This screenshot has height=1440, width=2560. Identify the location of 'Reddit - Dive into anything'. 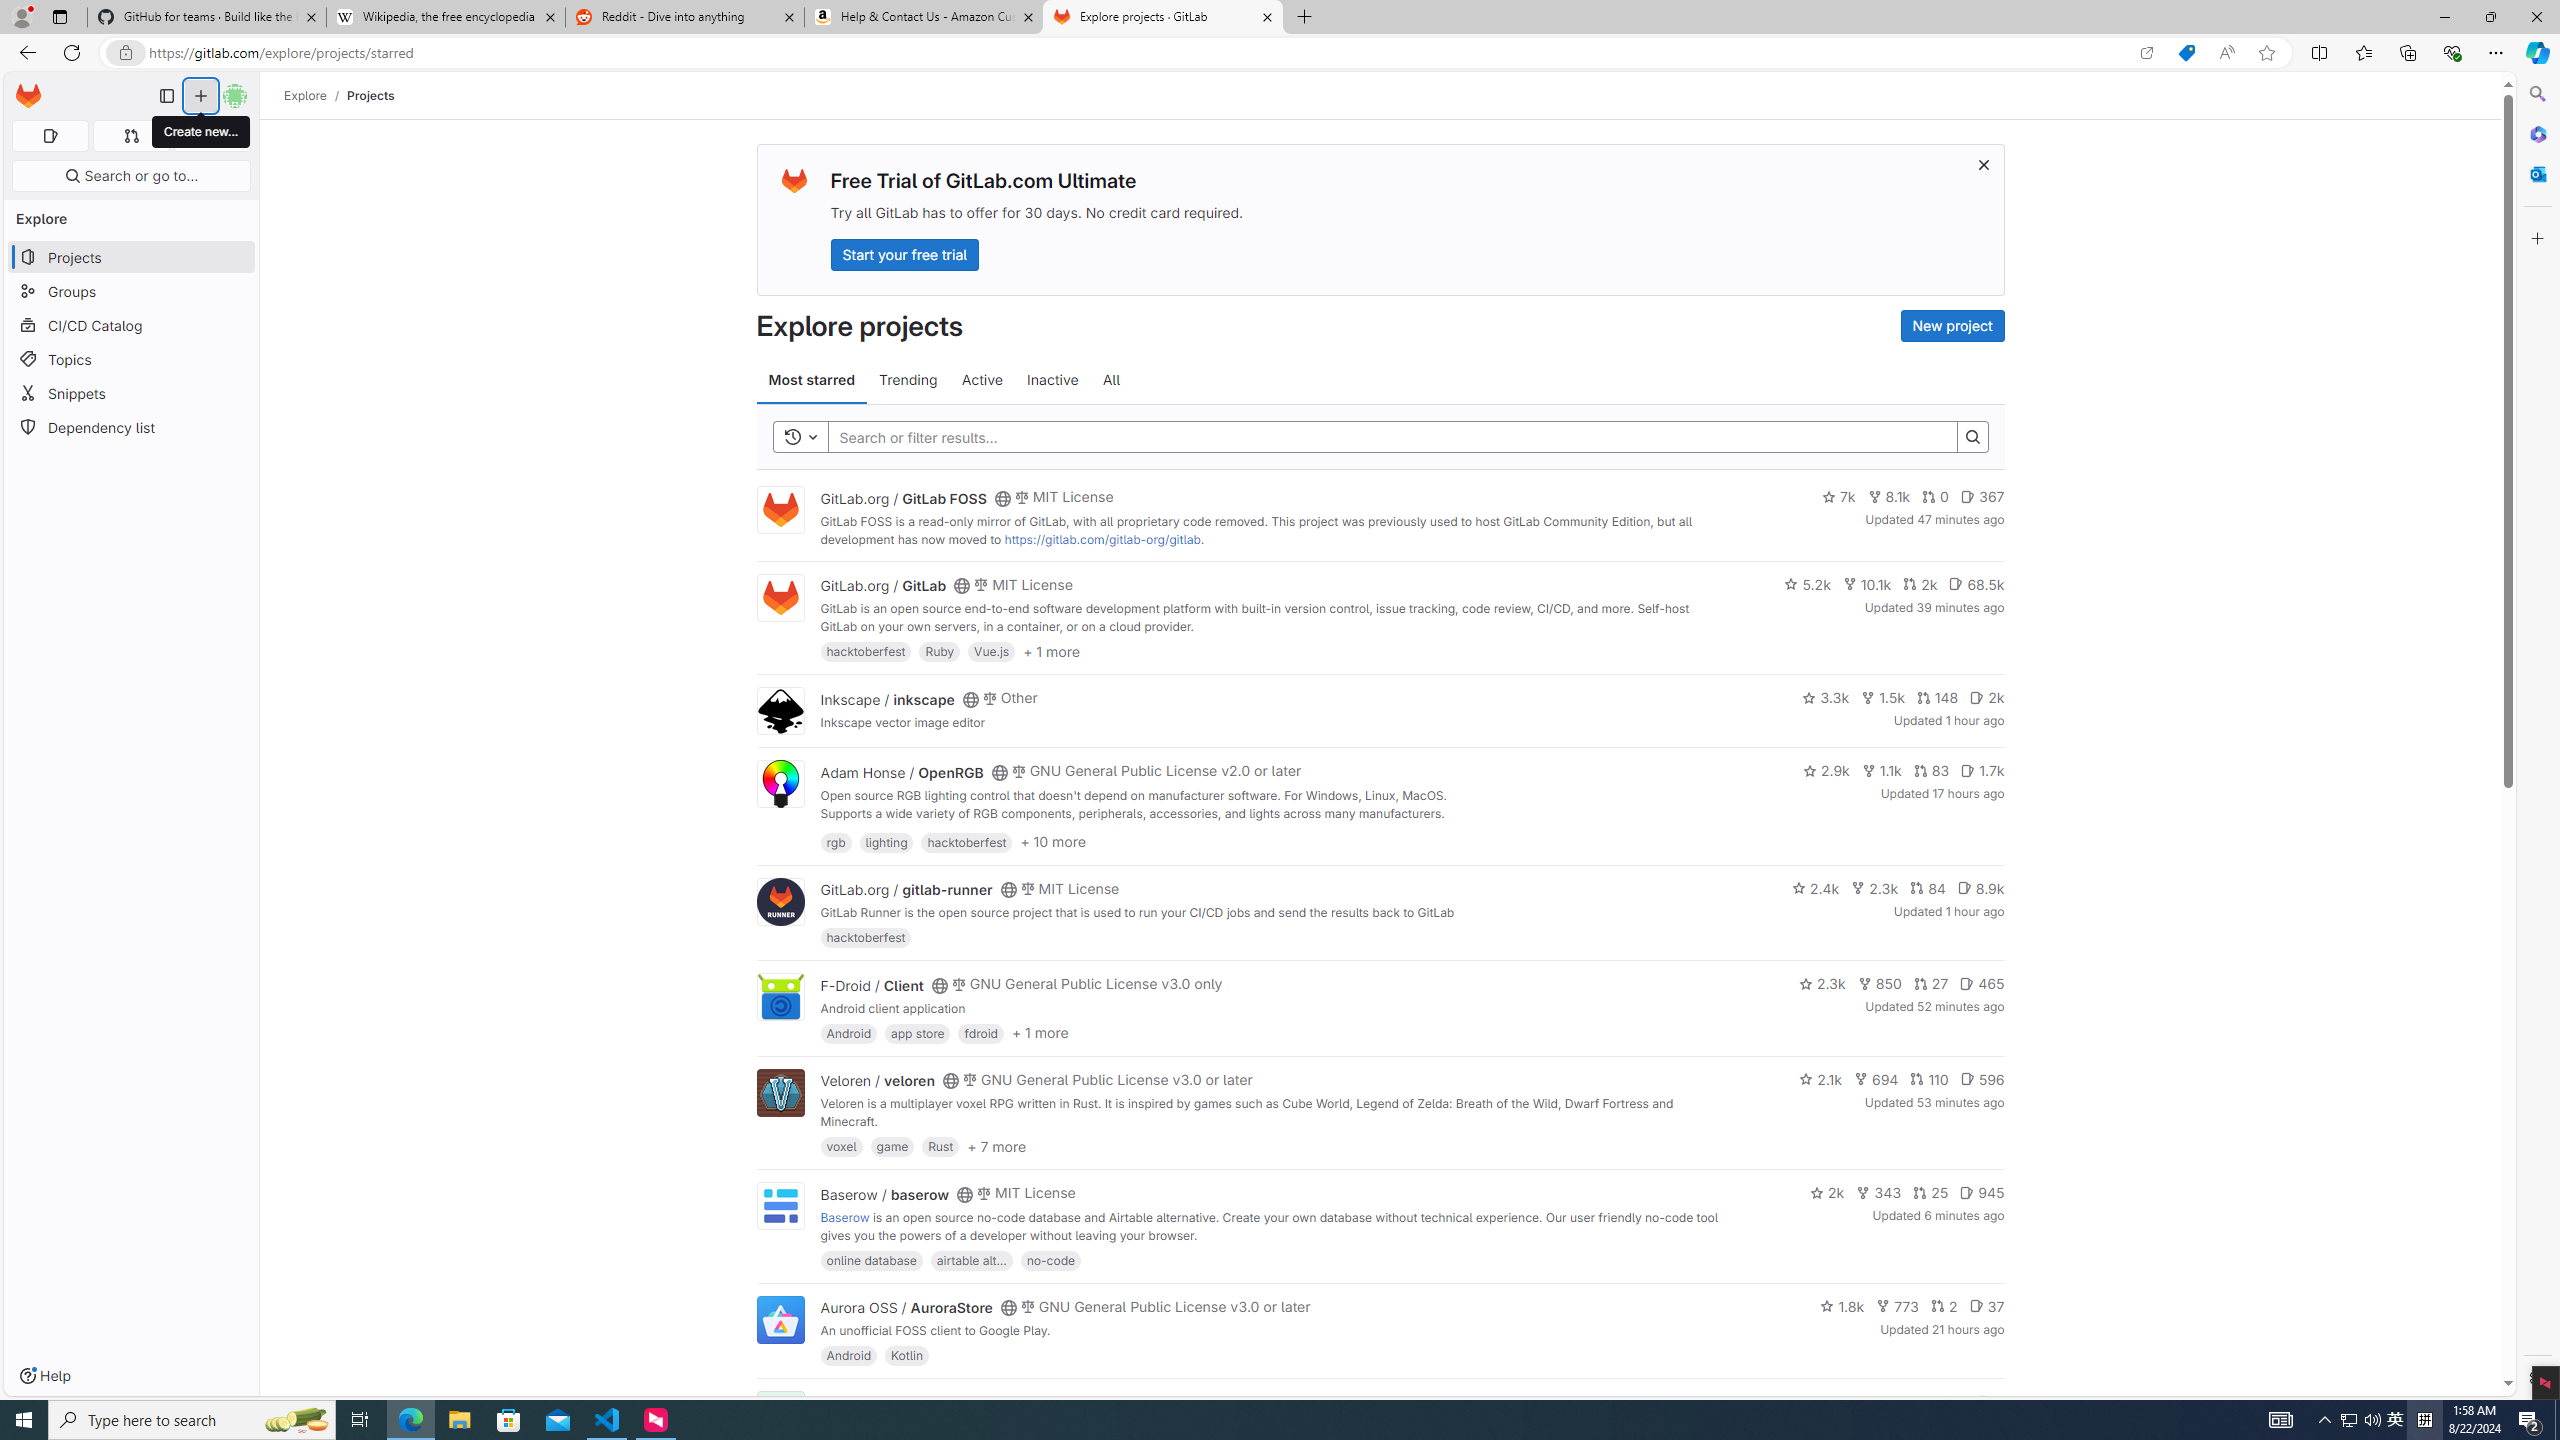
(685, 16).